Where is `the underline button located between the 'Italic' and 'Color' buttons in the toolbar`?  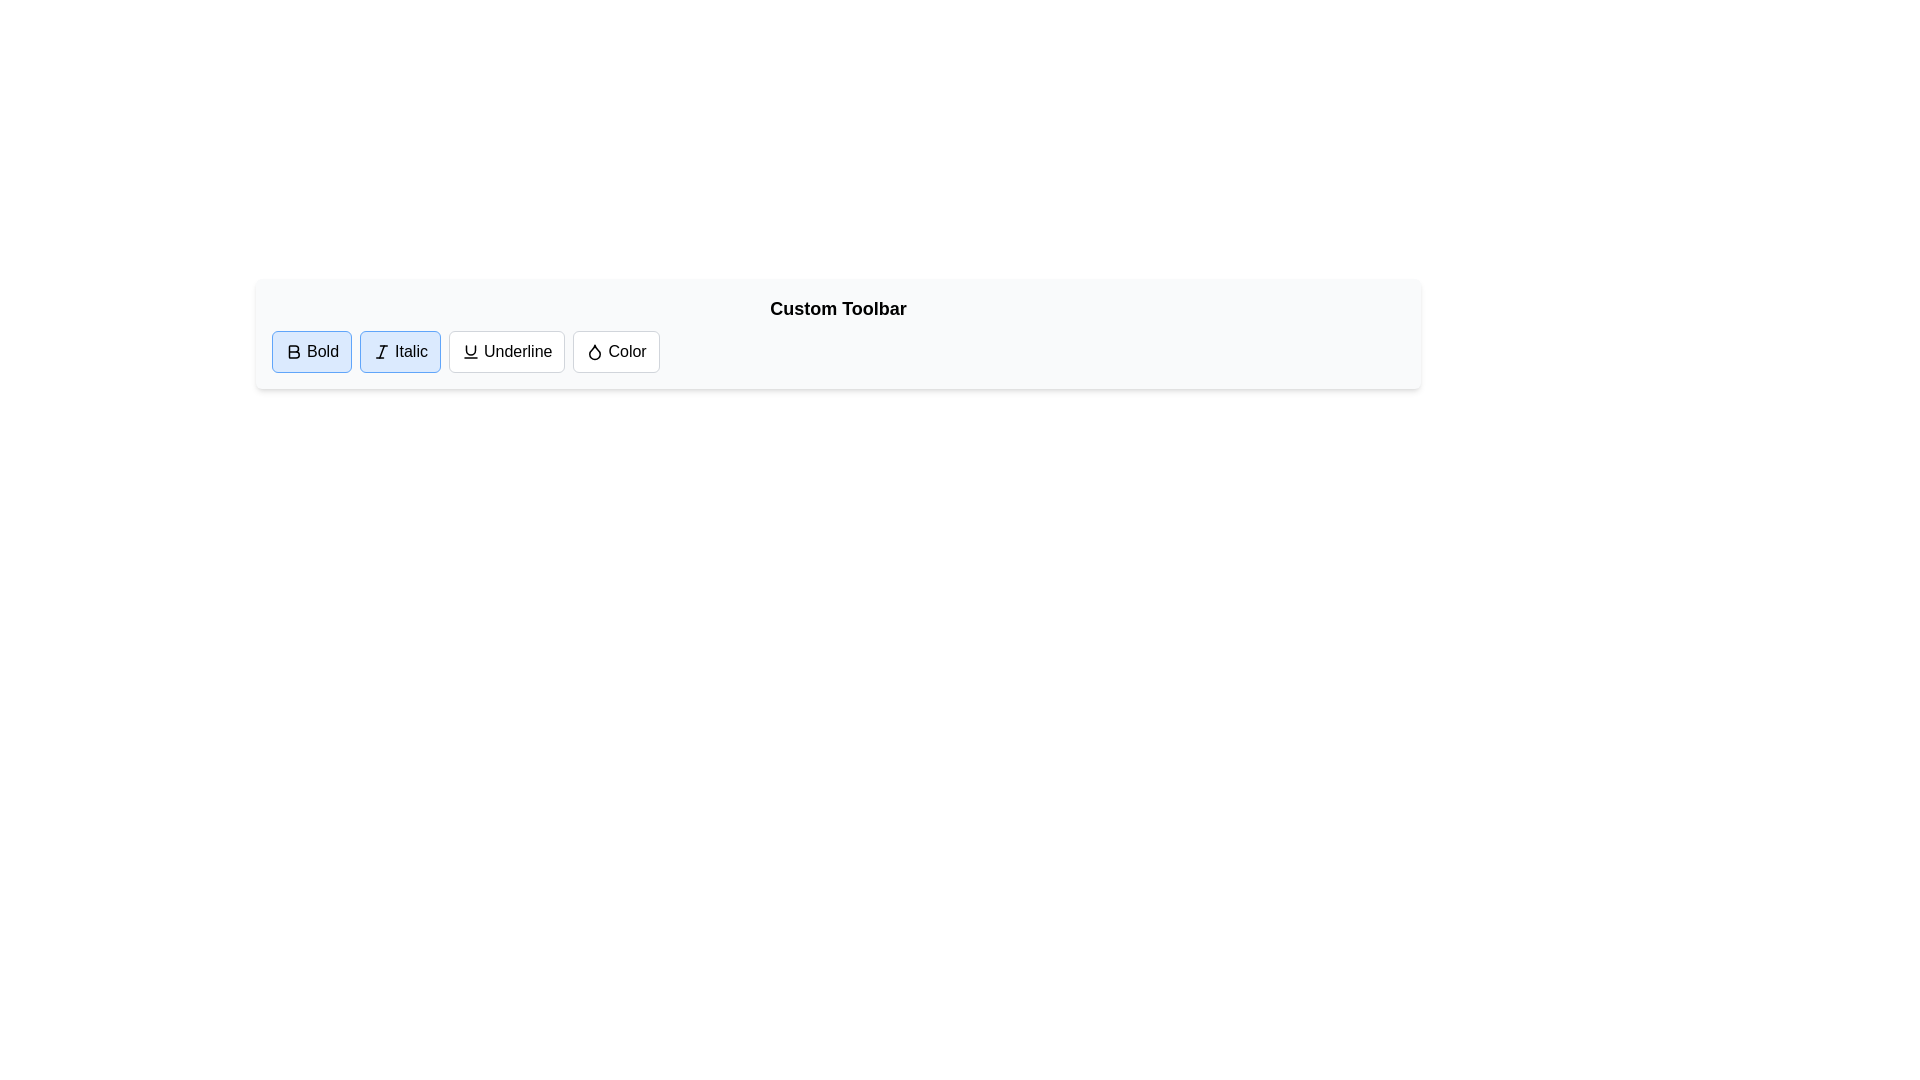
the underline button located between the 'Italic' and 'Color' buttons in the toolbar is located at coordinates (507, 350).